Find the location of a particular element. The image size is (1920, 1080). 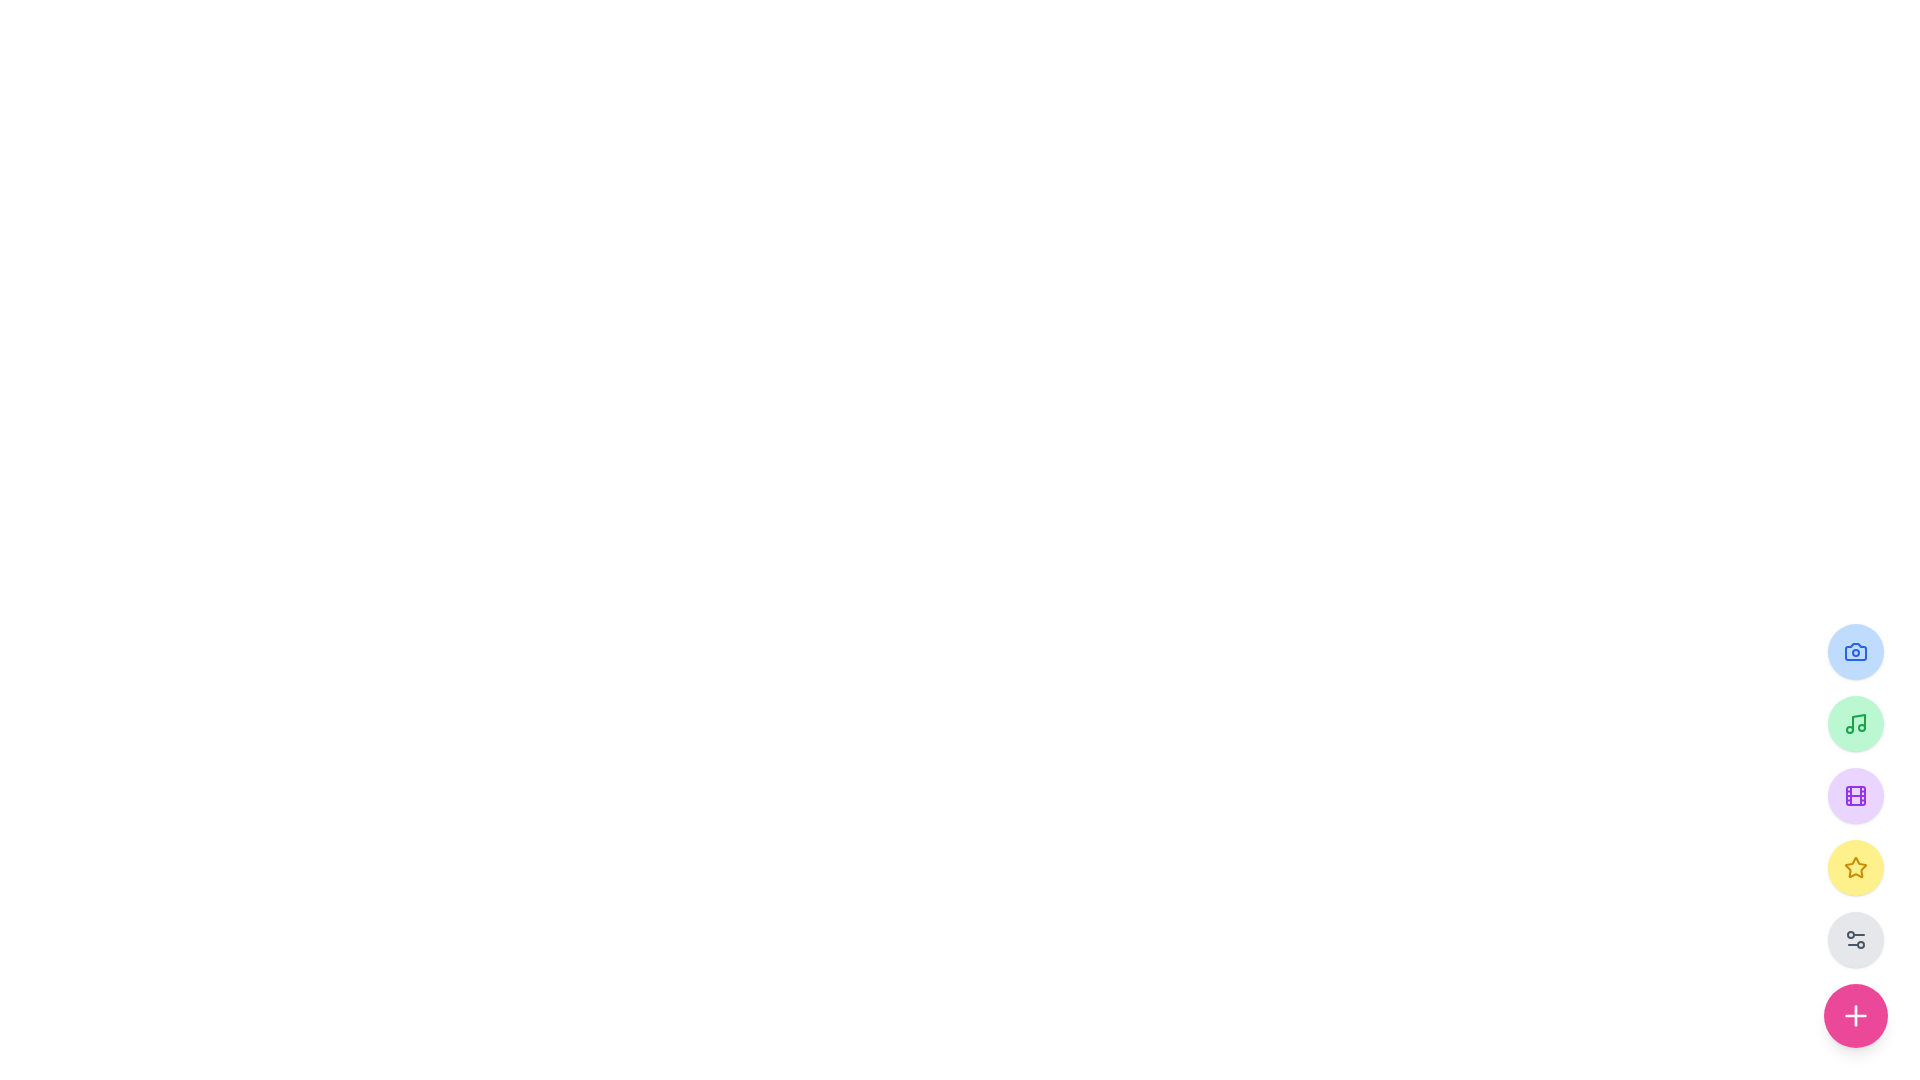

the circular button with a light blue background and a camera icon at its center is located at coordinates (1855, 651).